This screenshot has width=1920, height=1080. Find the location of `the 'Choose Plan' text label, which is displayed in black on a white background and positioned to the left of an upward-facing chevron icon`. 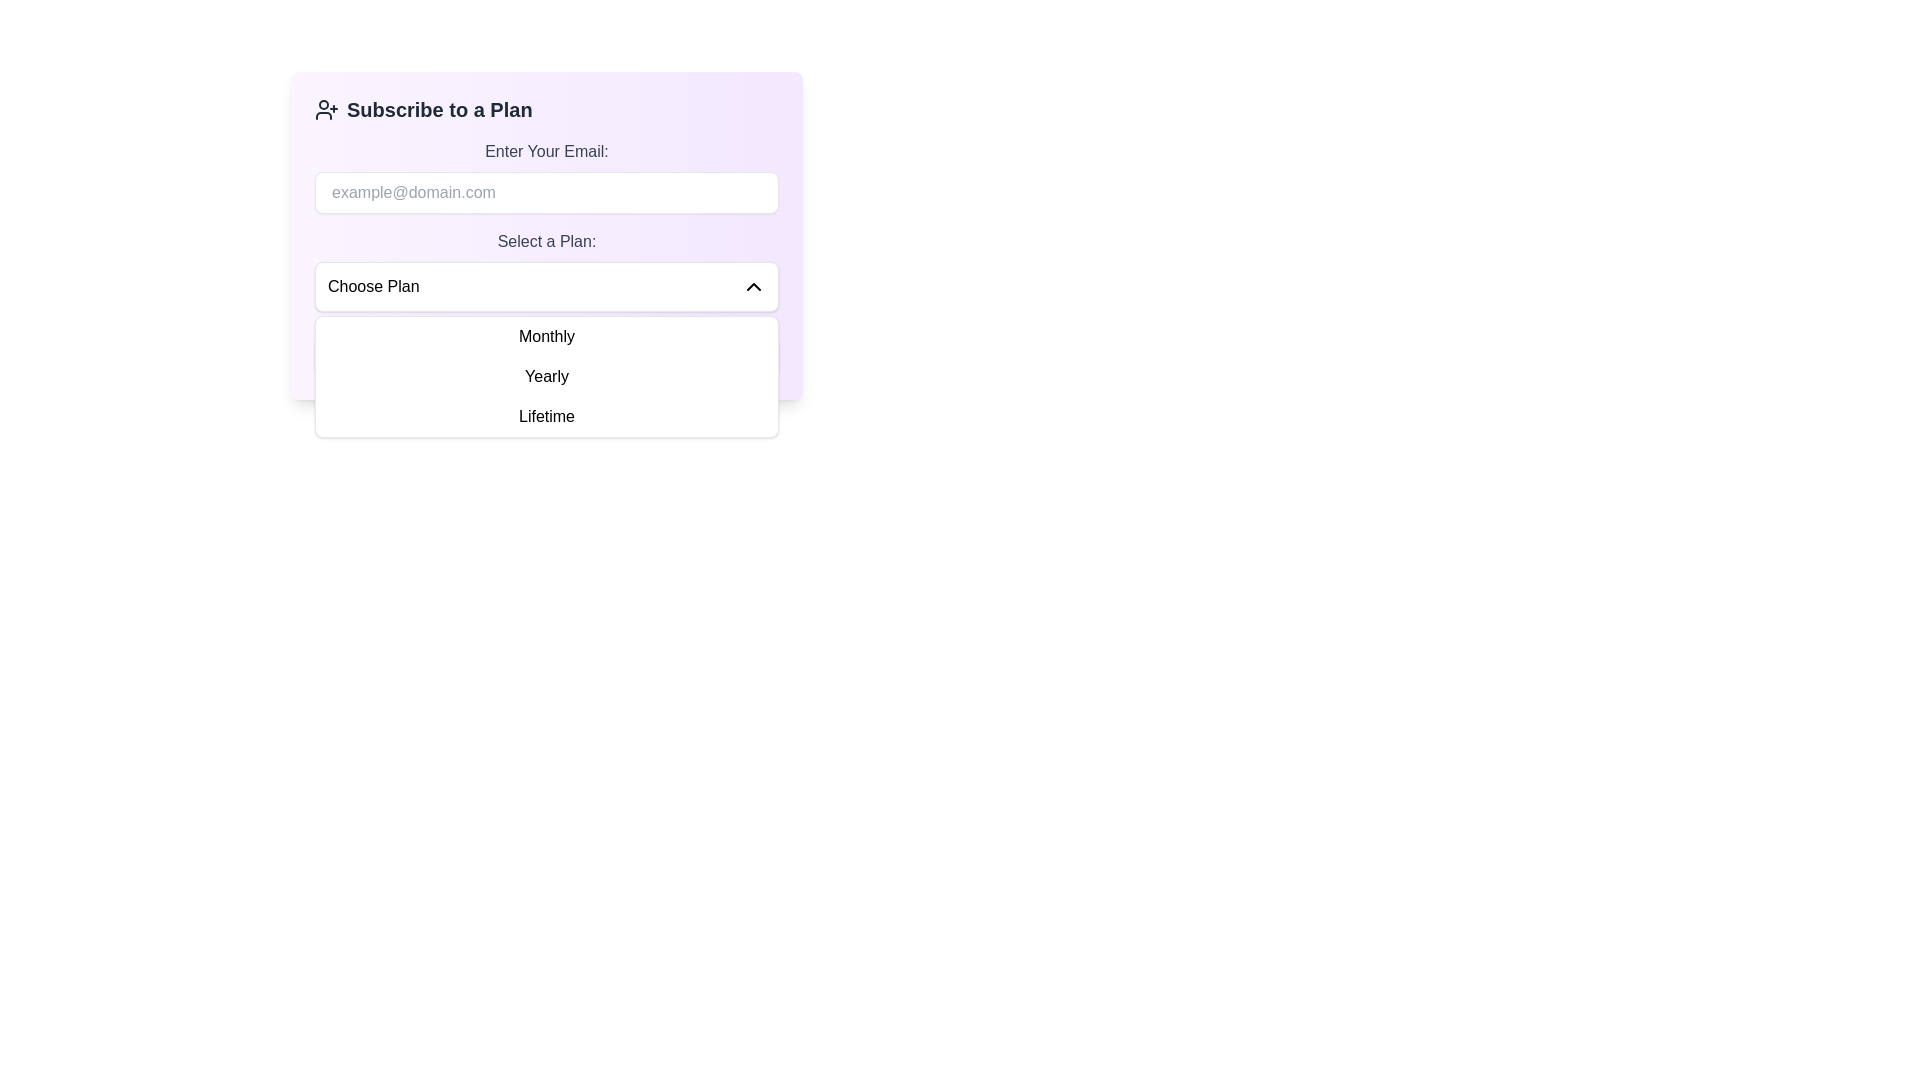

the 'Choose Plan' text label, which is displayed in black on a white background and positioned to the left of an upward-facing chevron icon is located at coordinates (373, 286).